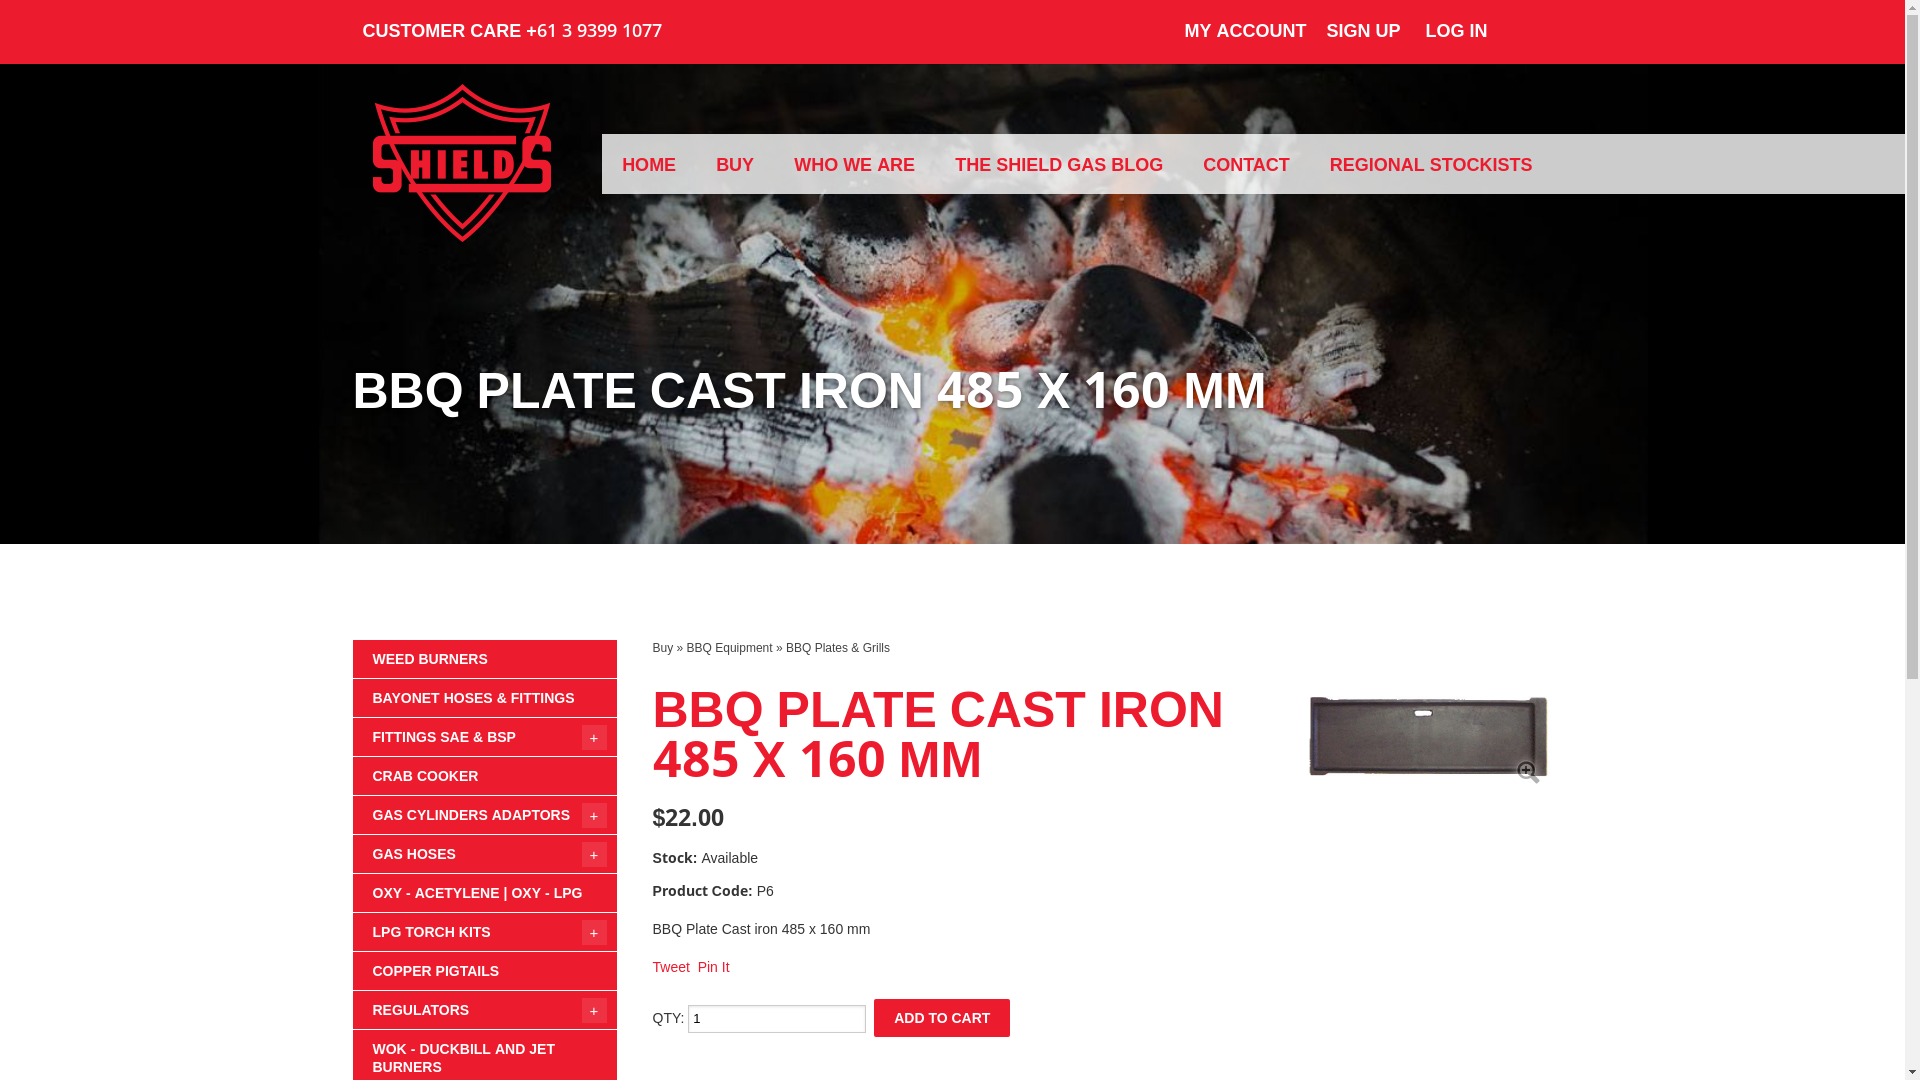 This screenshot has height=1080, width=1920. What do you see at coordinates (873, 1018) in the screenshot?
I see `'ADD TO CART'` at bounding box center [873, 1018].